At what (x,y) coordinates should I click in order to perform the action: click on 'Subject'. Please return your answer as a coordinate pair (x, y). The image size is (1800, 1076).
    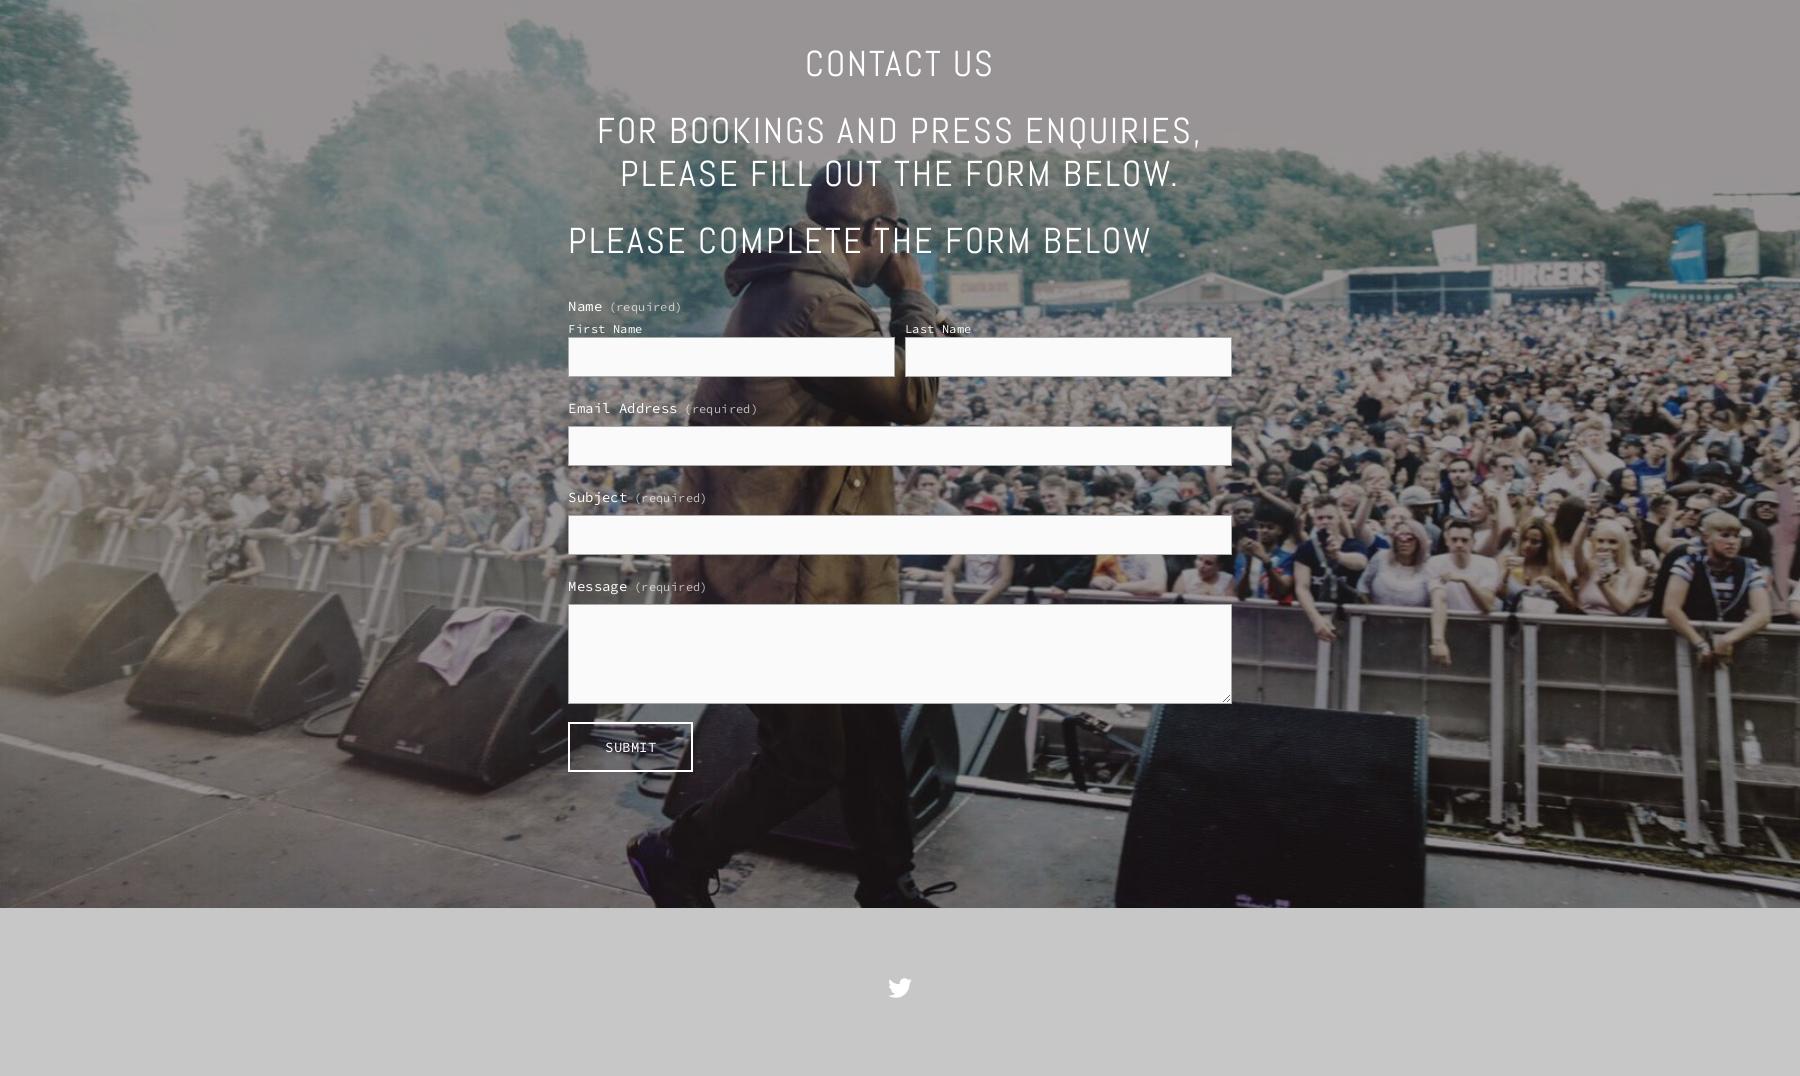
    Looking at the image, I should click on (568, 497).